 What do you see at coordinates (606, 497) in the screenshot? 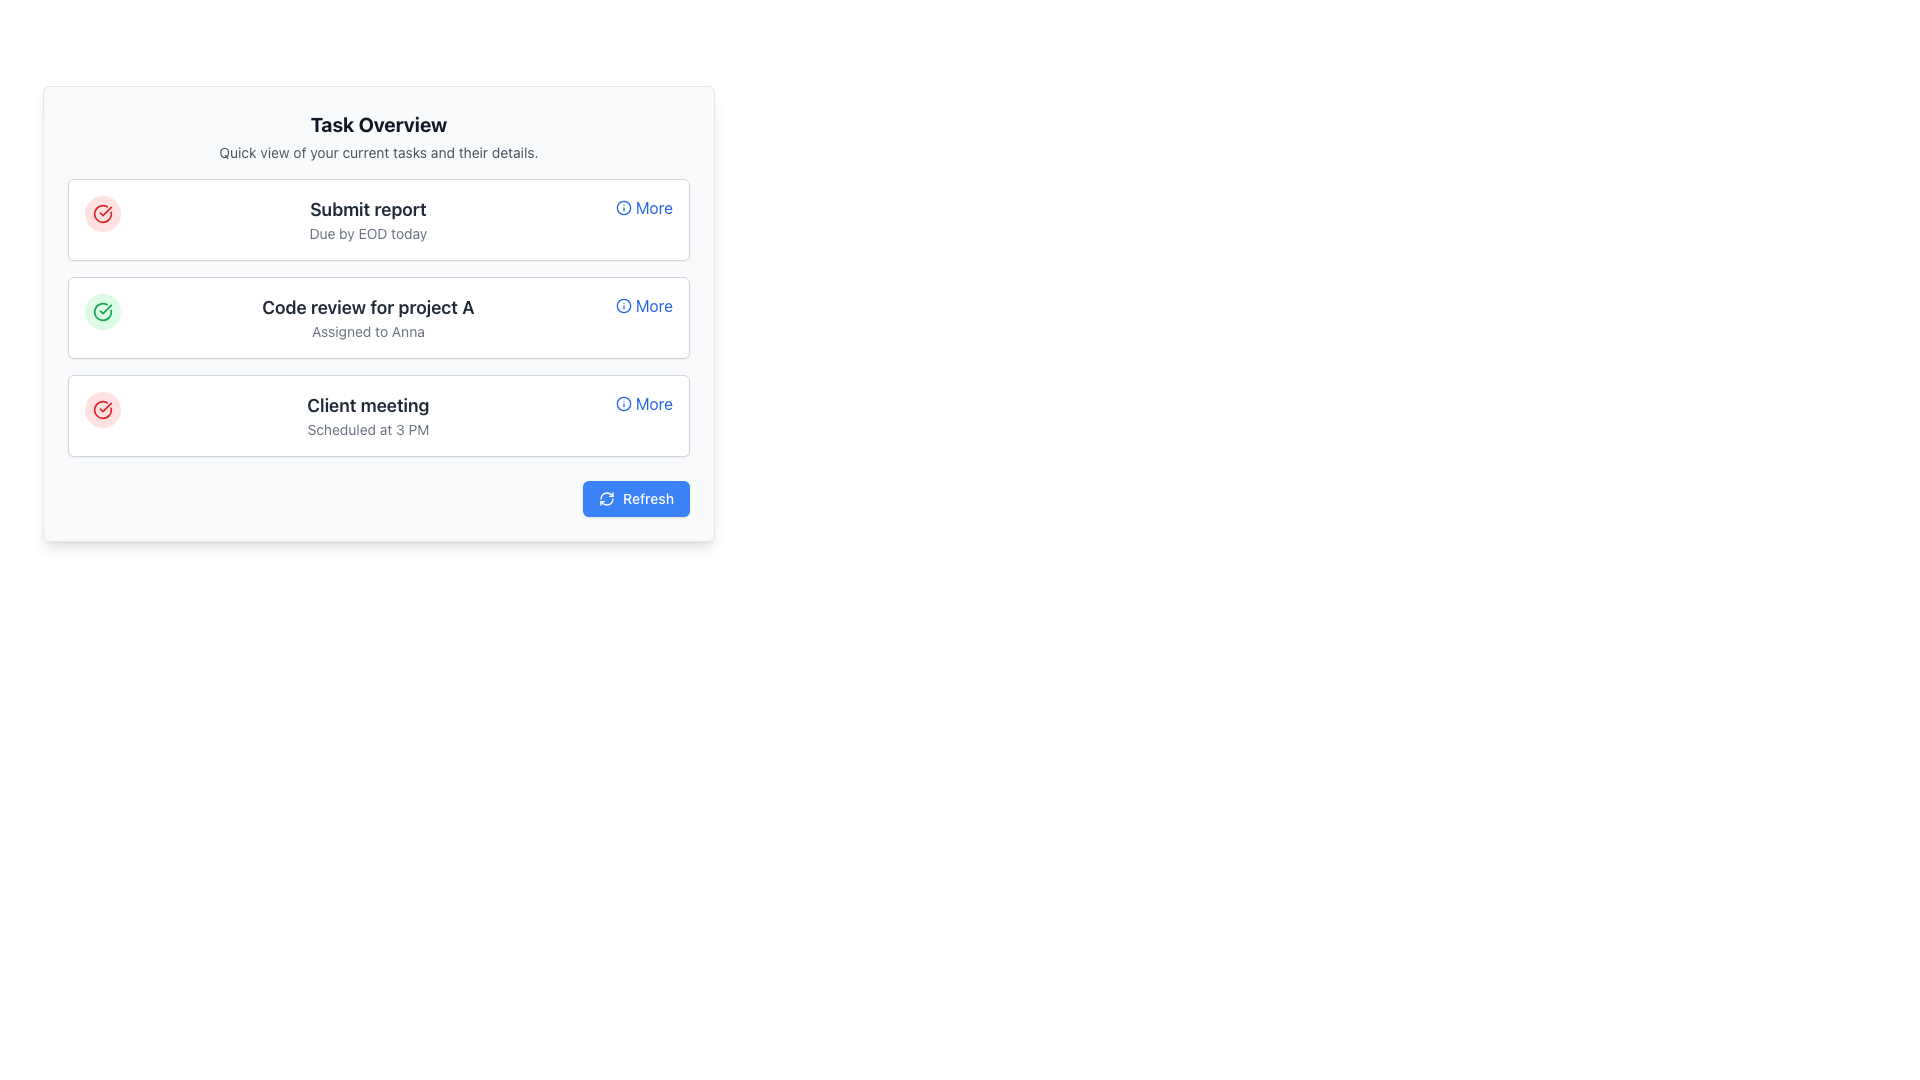
I see `the Refresh icon located in the bottom-right corner of the interface, positioned to the left of the 'Refresh' button text` at bounding box center [606, 497].